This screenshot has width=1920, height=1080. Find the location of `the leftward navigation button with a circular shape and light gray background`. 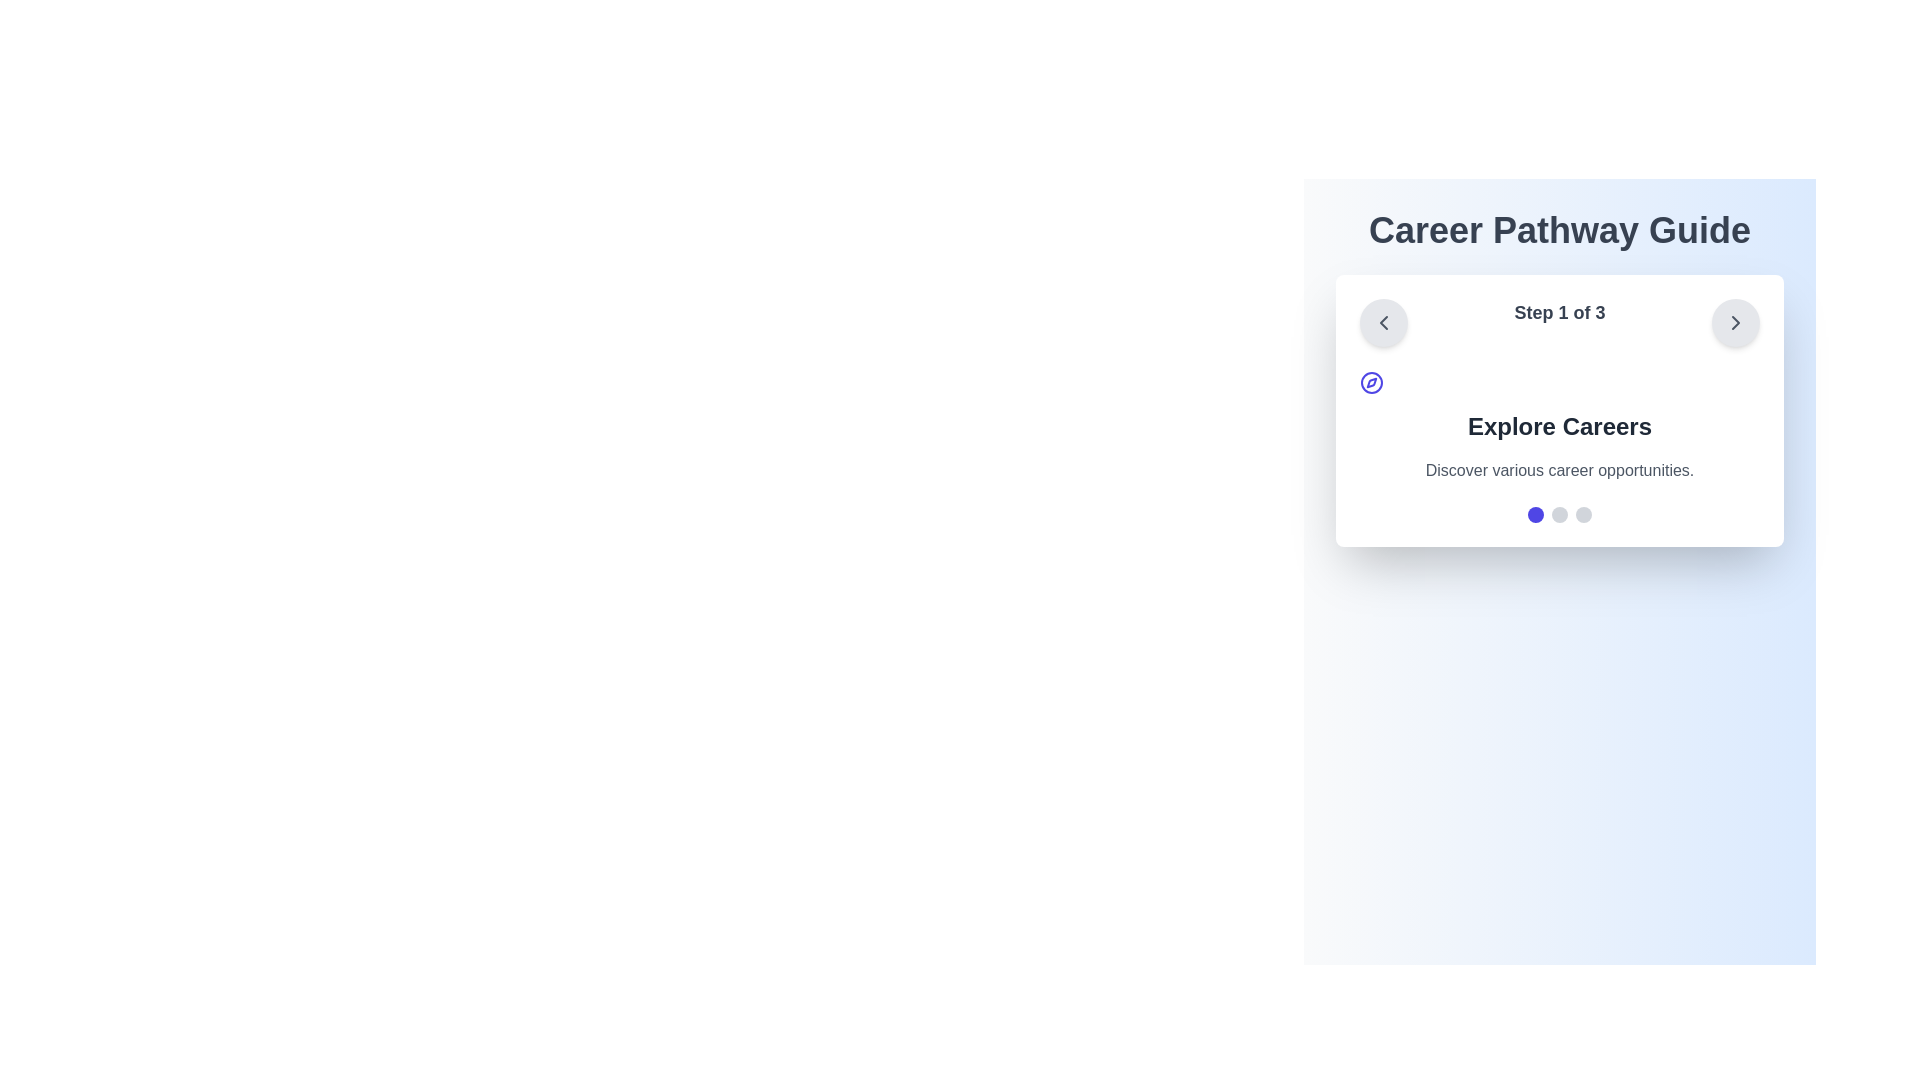

the leftward navigation button with a circular shape and light gray background is located at coordinates (1382, 322).